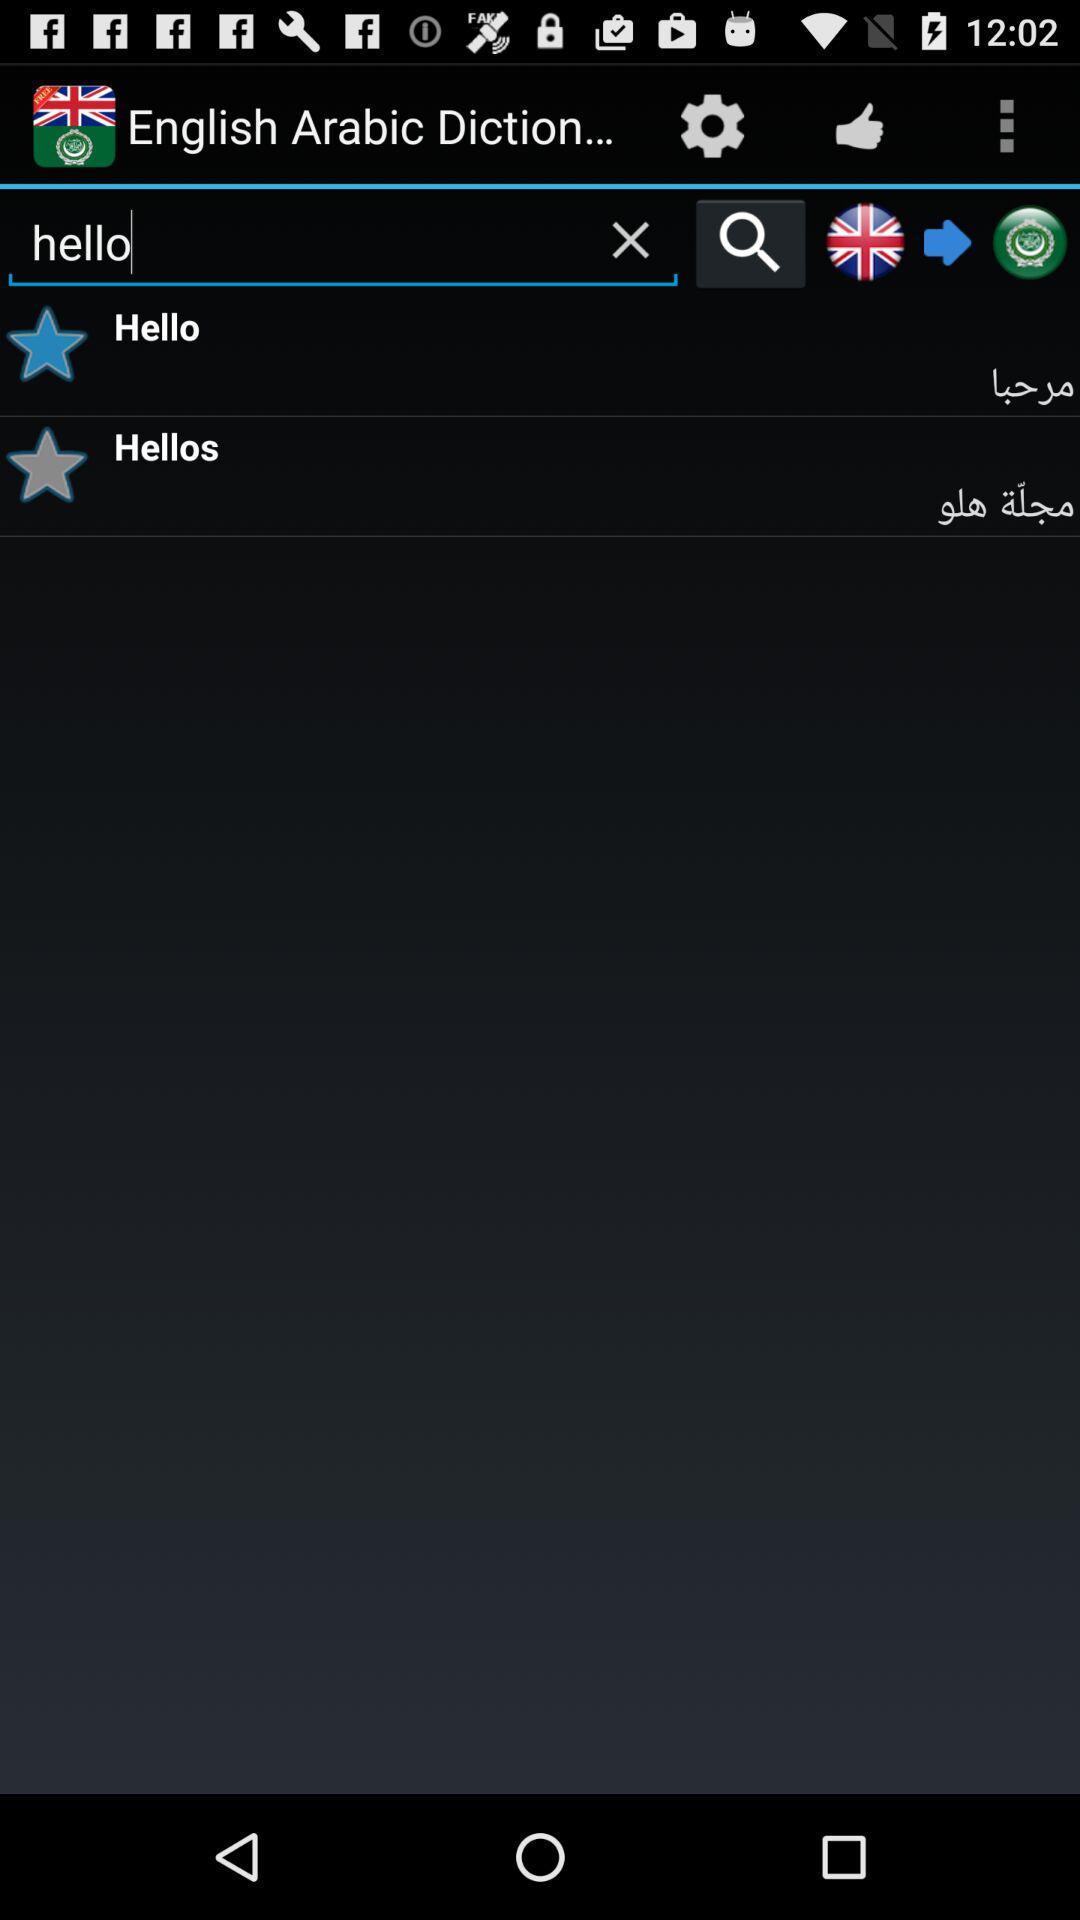 This screenshot has height=1920, width=1080. Describe the element at coordinates (750, 242) in the screenshot. I see `execute search` at that location.